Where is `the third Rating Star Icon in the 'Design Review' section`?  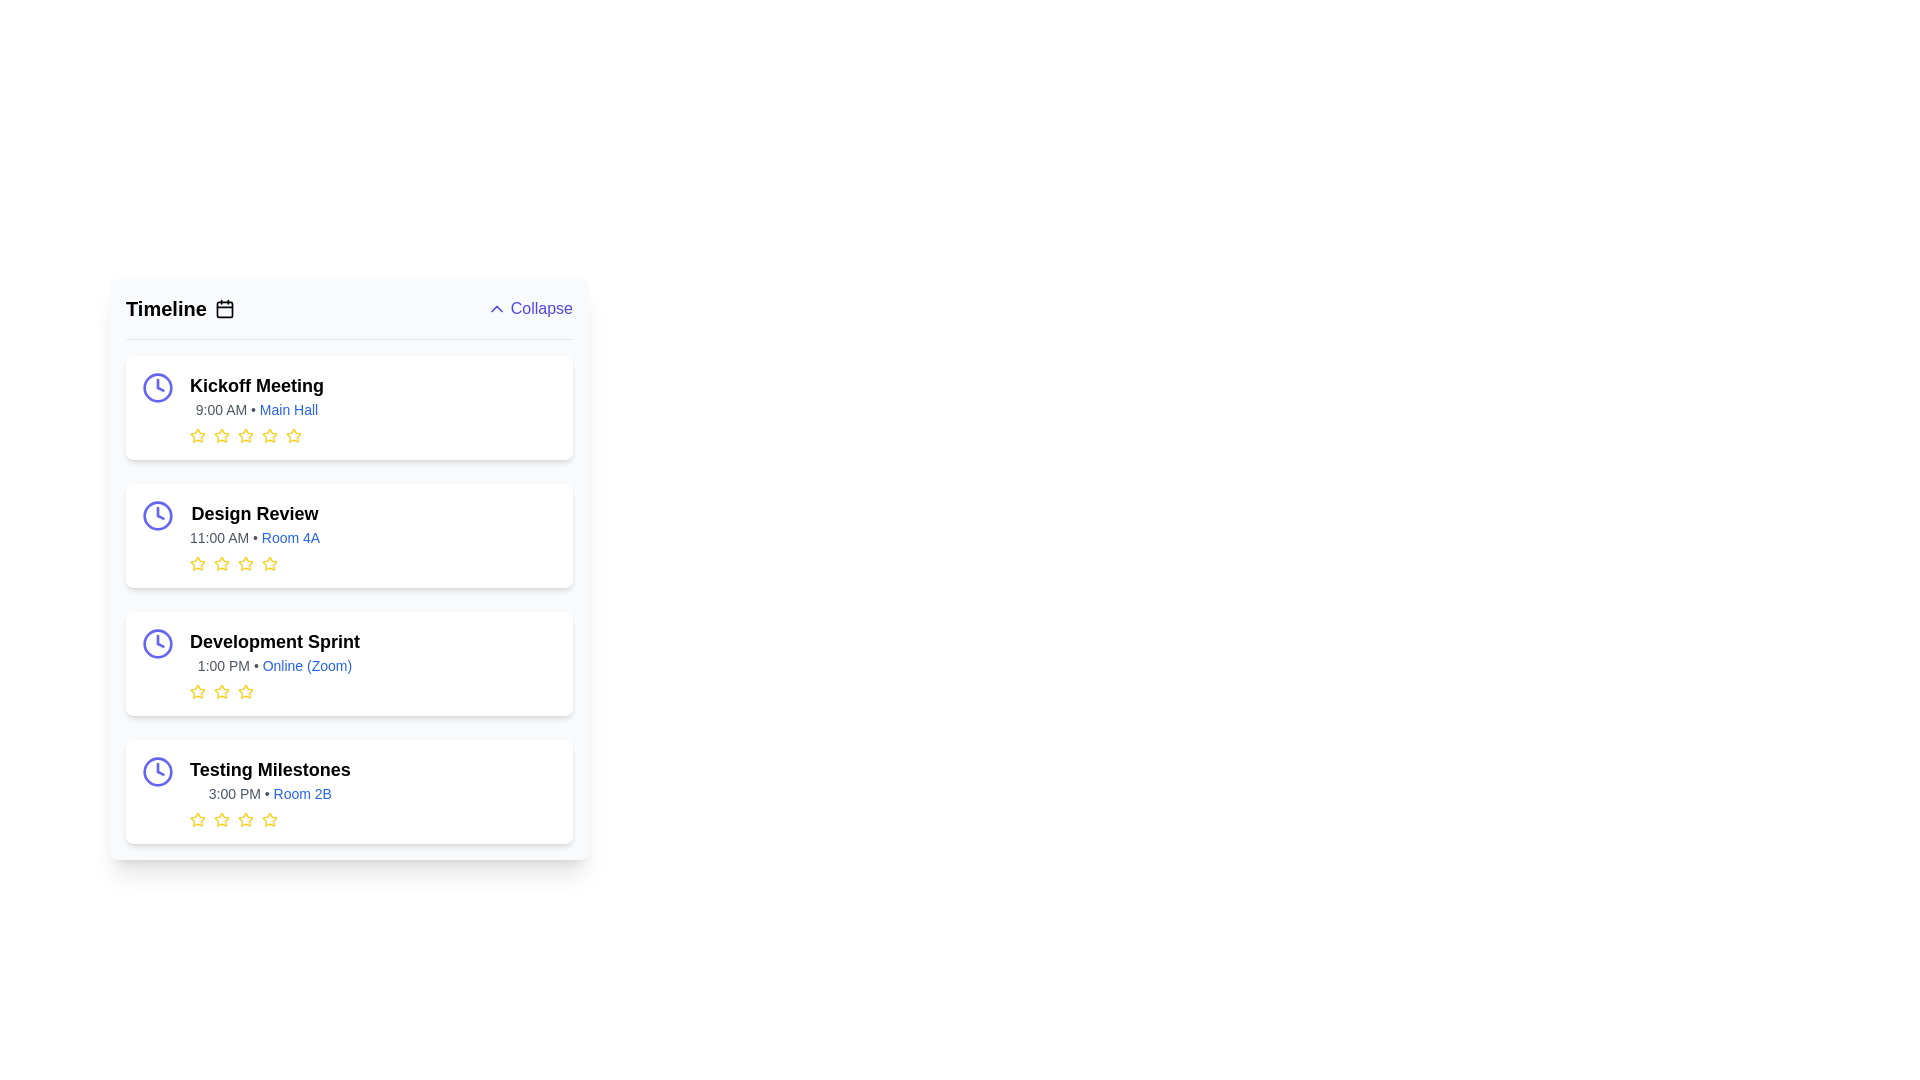 the third Rating Star Icon in the 'Design Review' section is located at coordinates (268, 563).